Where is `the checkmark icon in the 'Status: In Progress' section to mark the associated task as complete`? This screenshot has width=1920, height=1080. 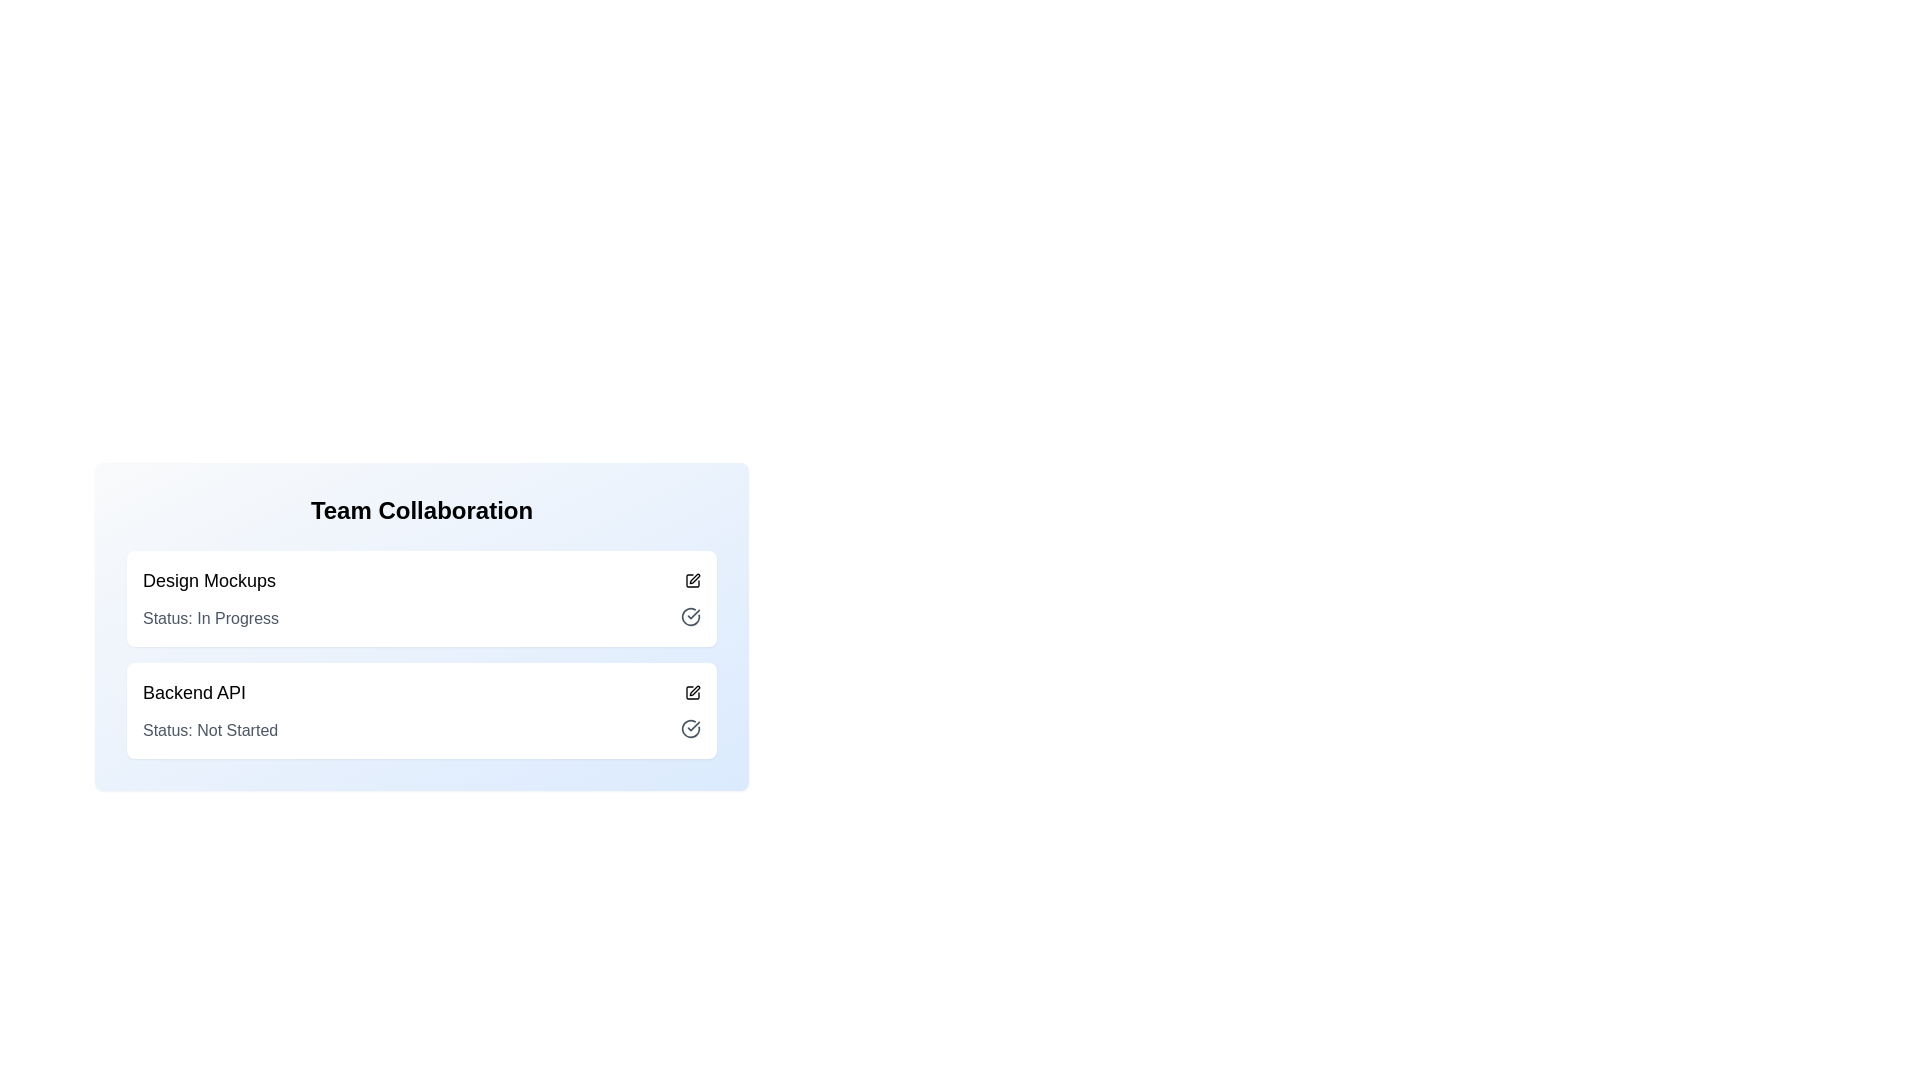 the checkmark icon in the 'Status: In Progress' section to mark the associated task as complete is located at coordinates (691, 616).